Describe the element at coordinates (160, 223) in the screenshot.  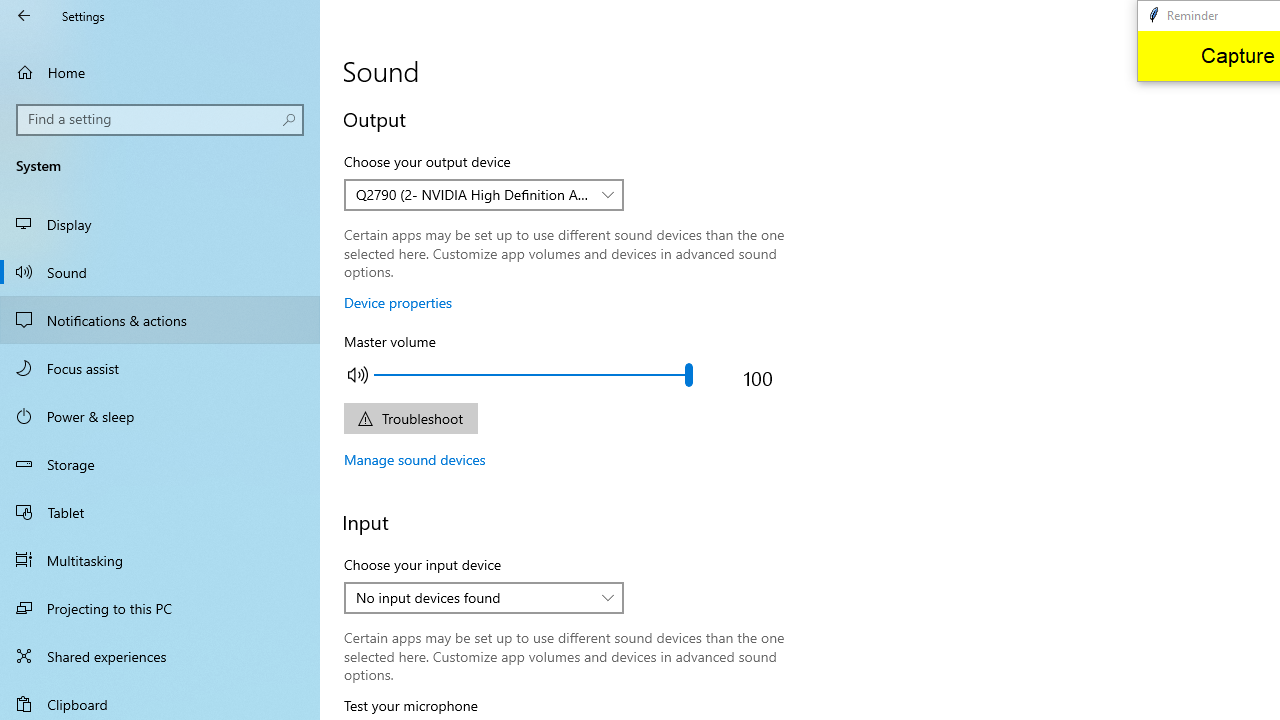
I see `'Display'` at that location.